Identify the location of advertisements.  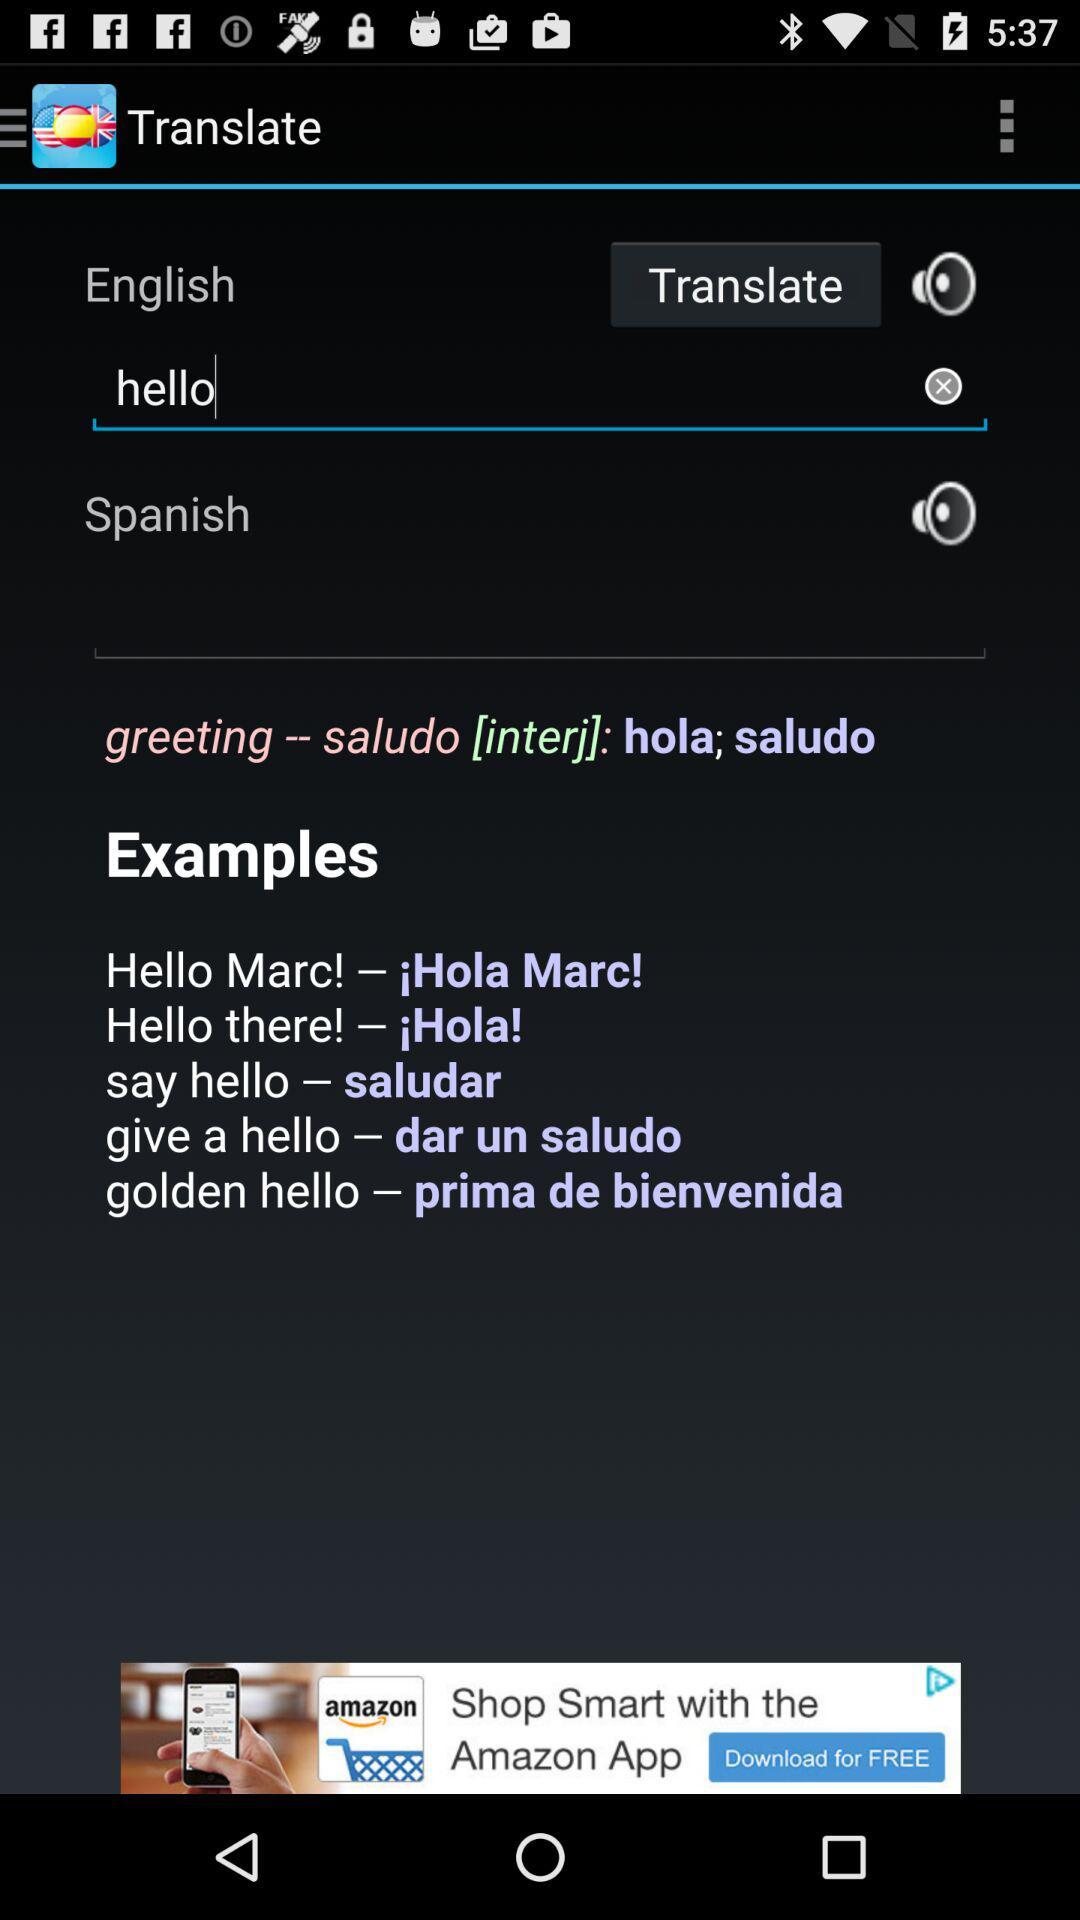
(540, 1727).